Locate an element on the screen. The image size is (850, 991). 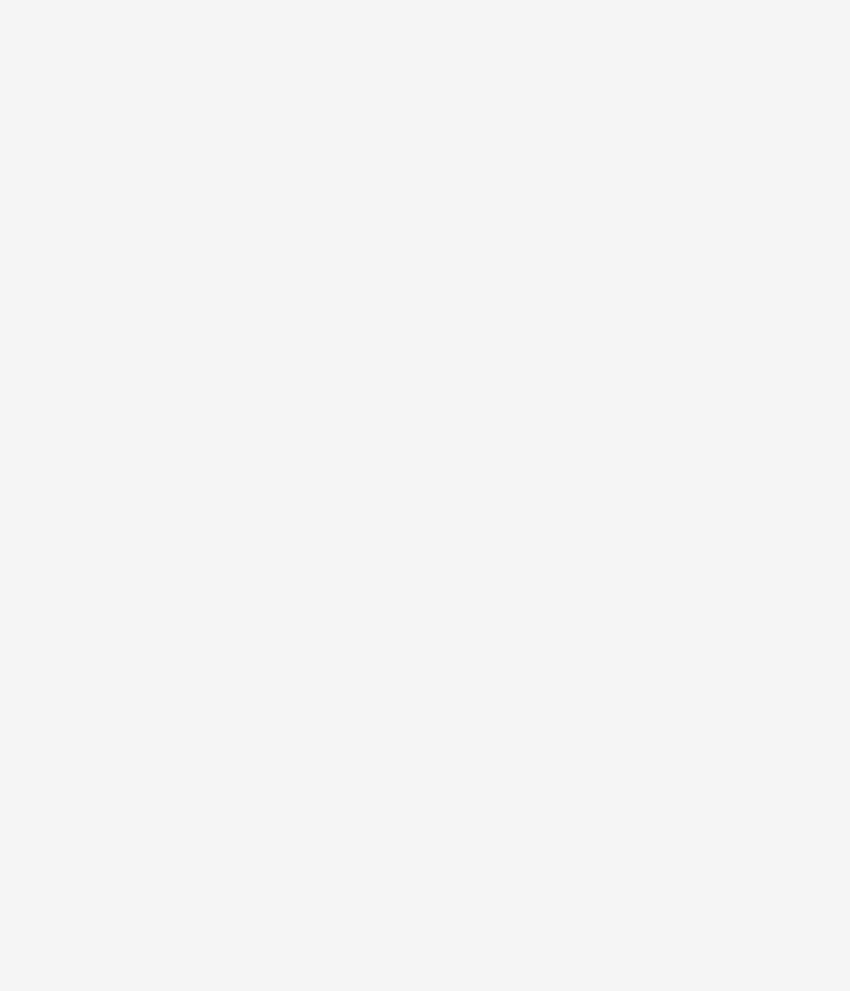
'Ginger and Nutmeg is a Food and Travel blog for Active Foodies hooked on travelling. We love food, history and digging into cultural traditions. This is a blog with a bit of humour, informative travel information and some great recipes.' is located at coordinates (406, 849).